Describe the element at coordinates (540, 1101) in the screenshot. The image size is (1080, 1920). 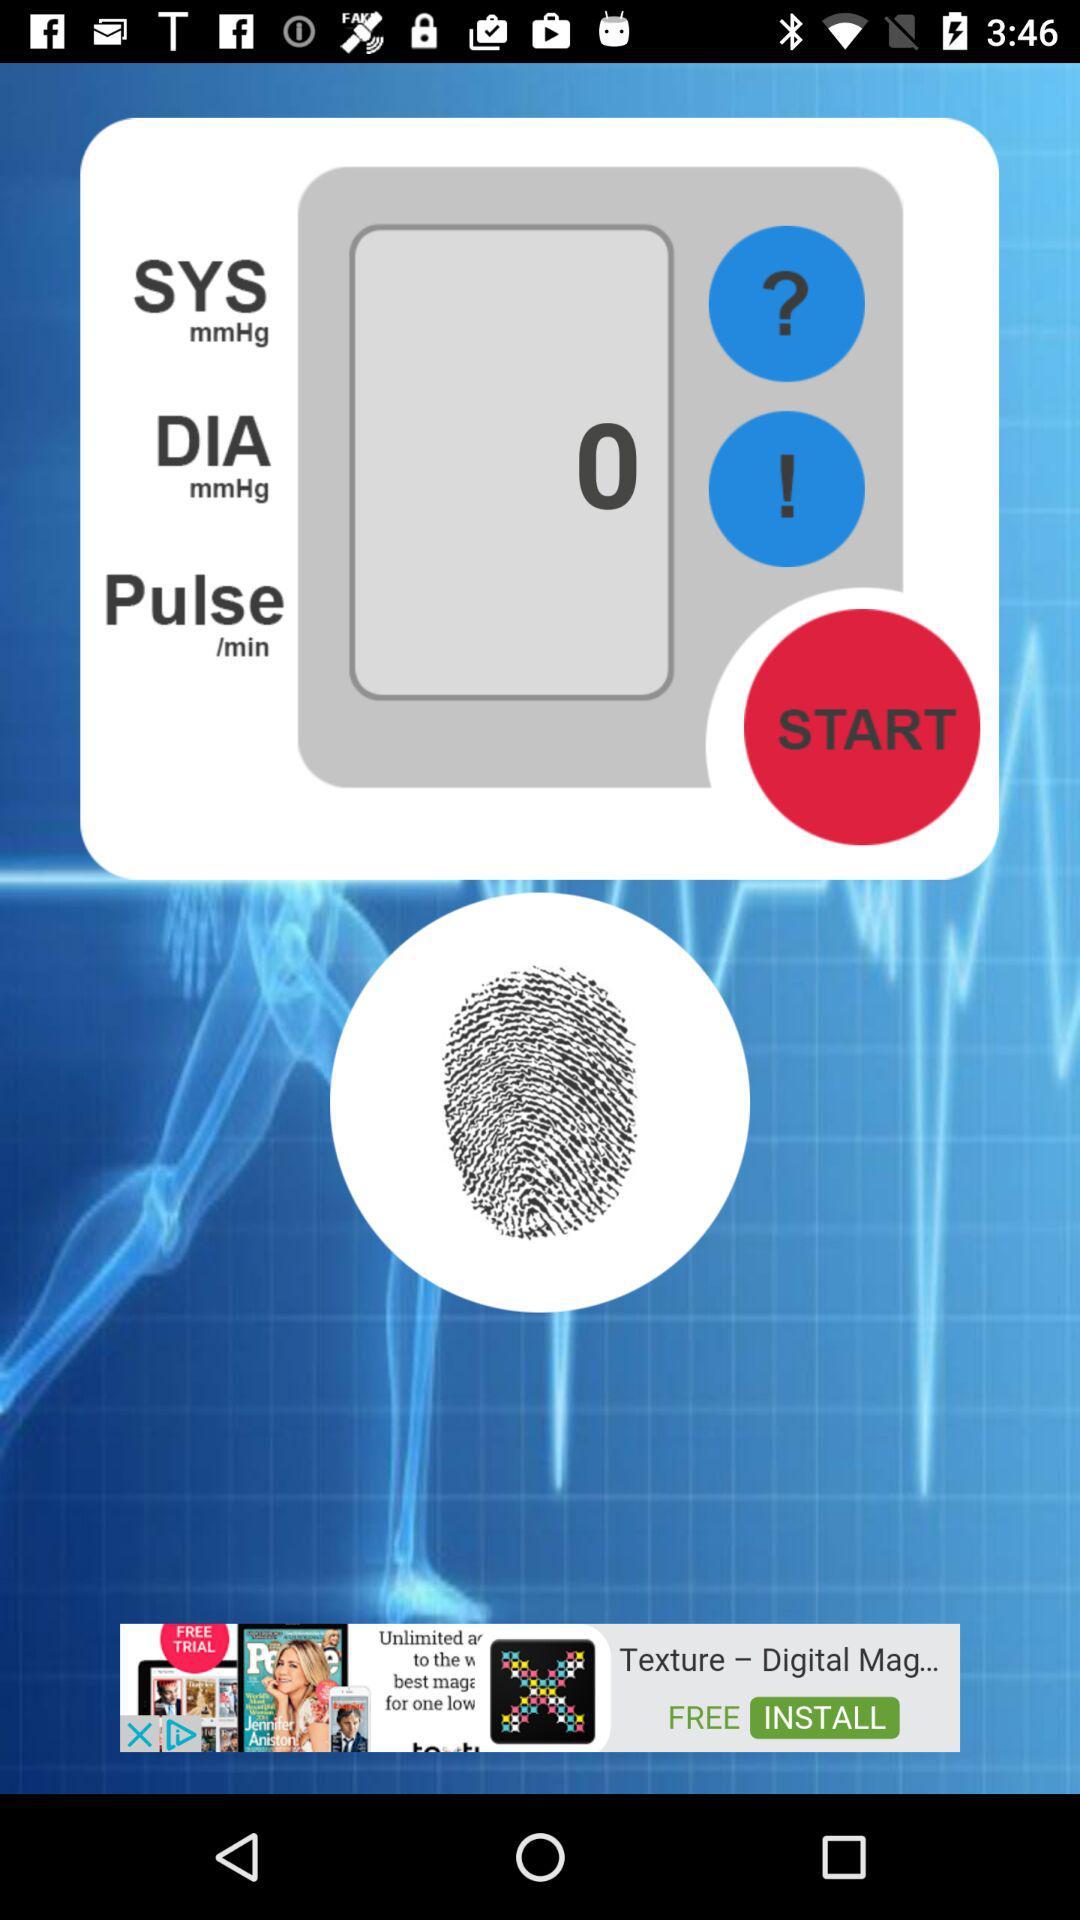
I see `figure print` at that location.